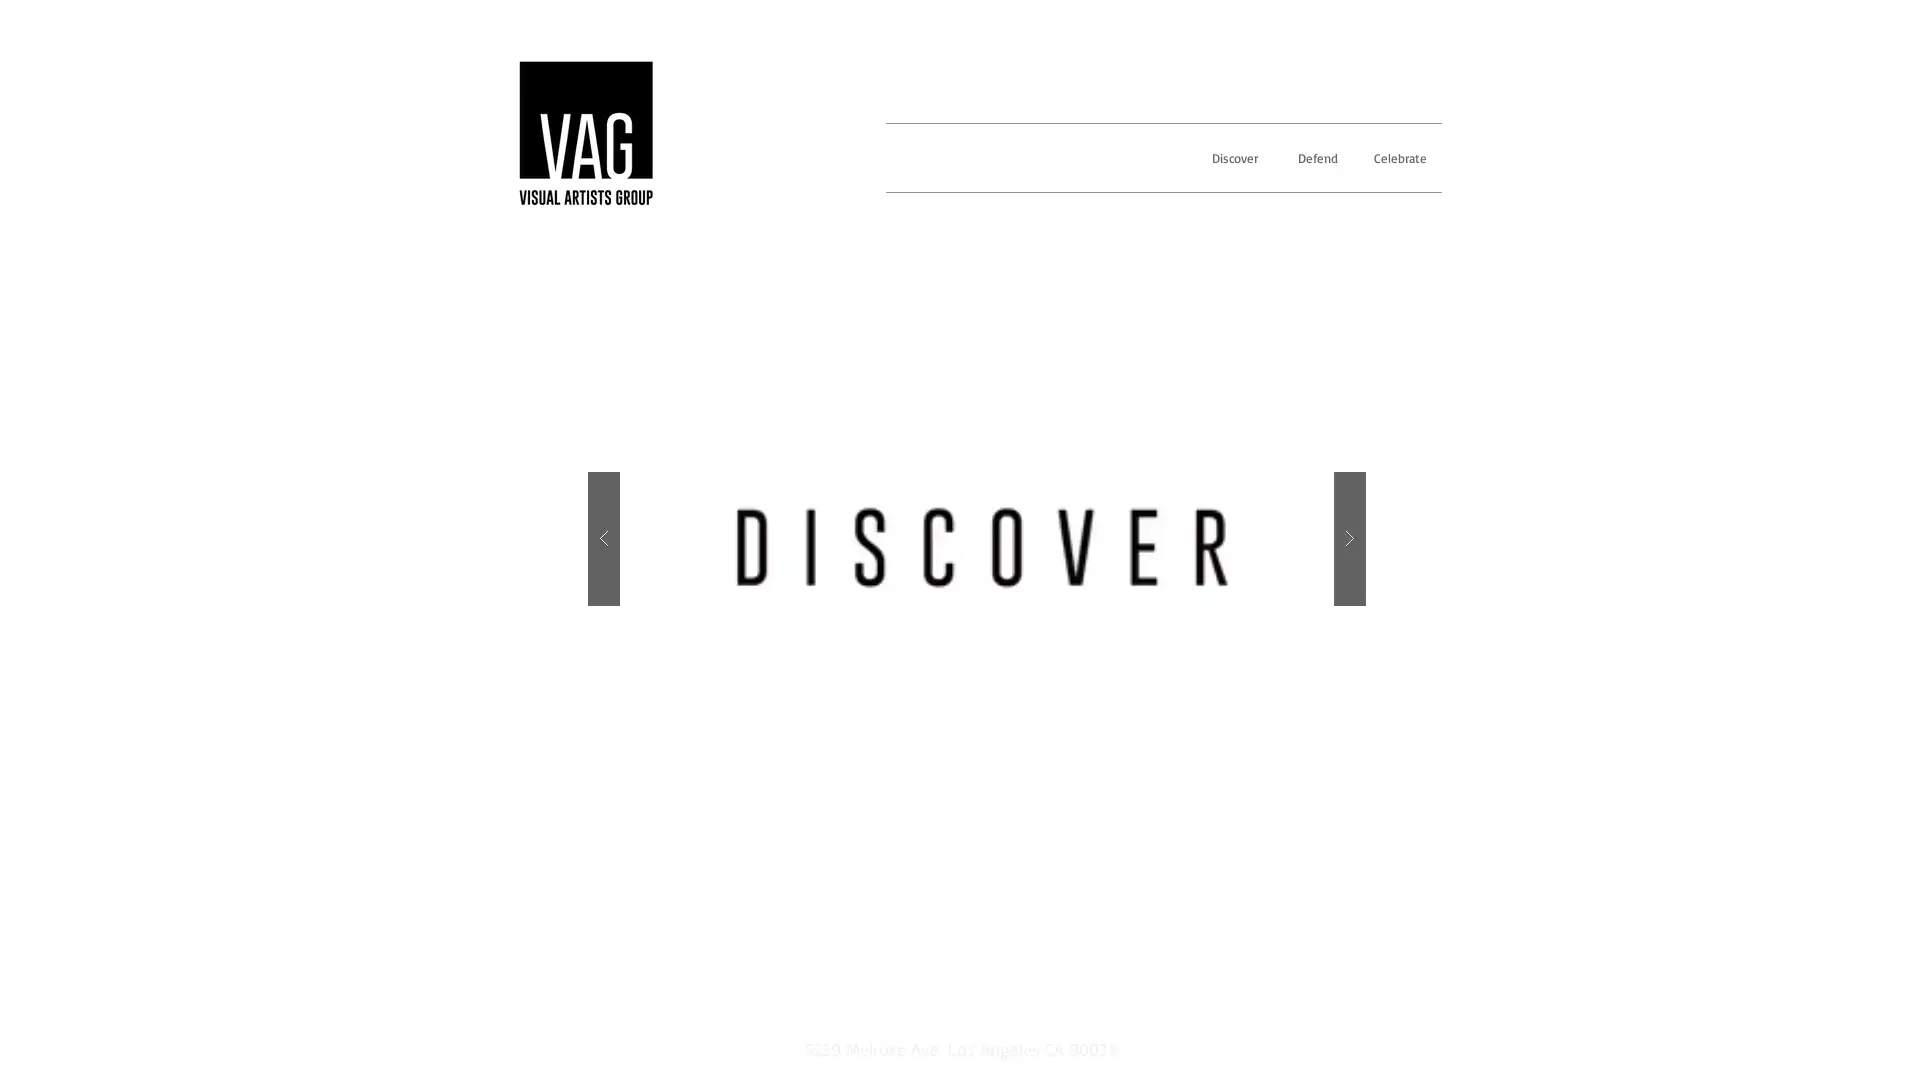  Describe the element at coordinates (603, 538) in the screenshot. I see `previous` at that location.